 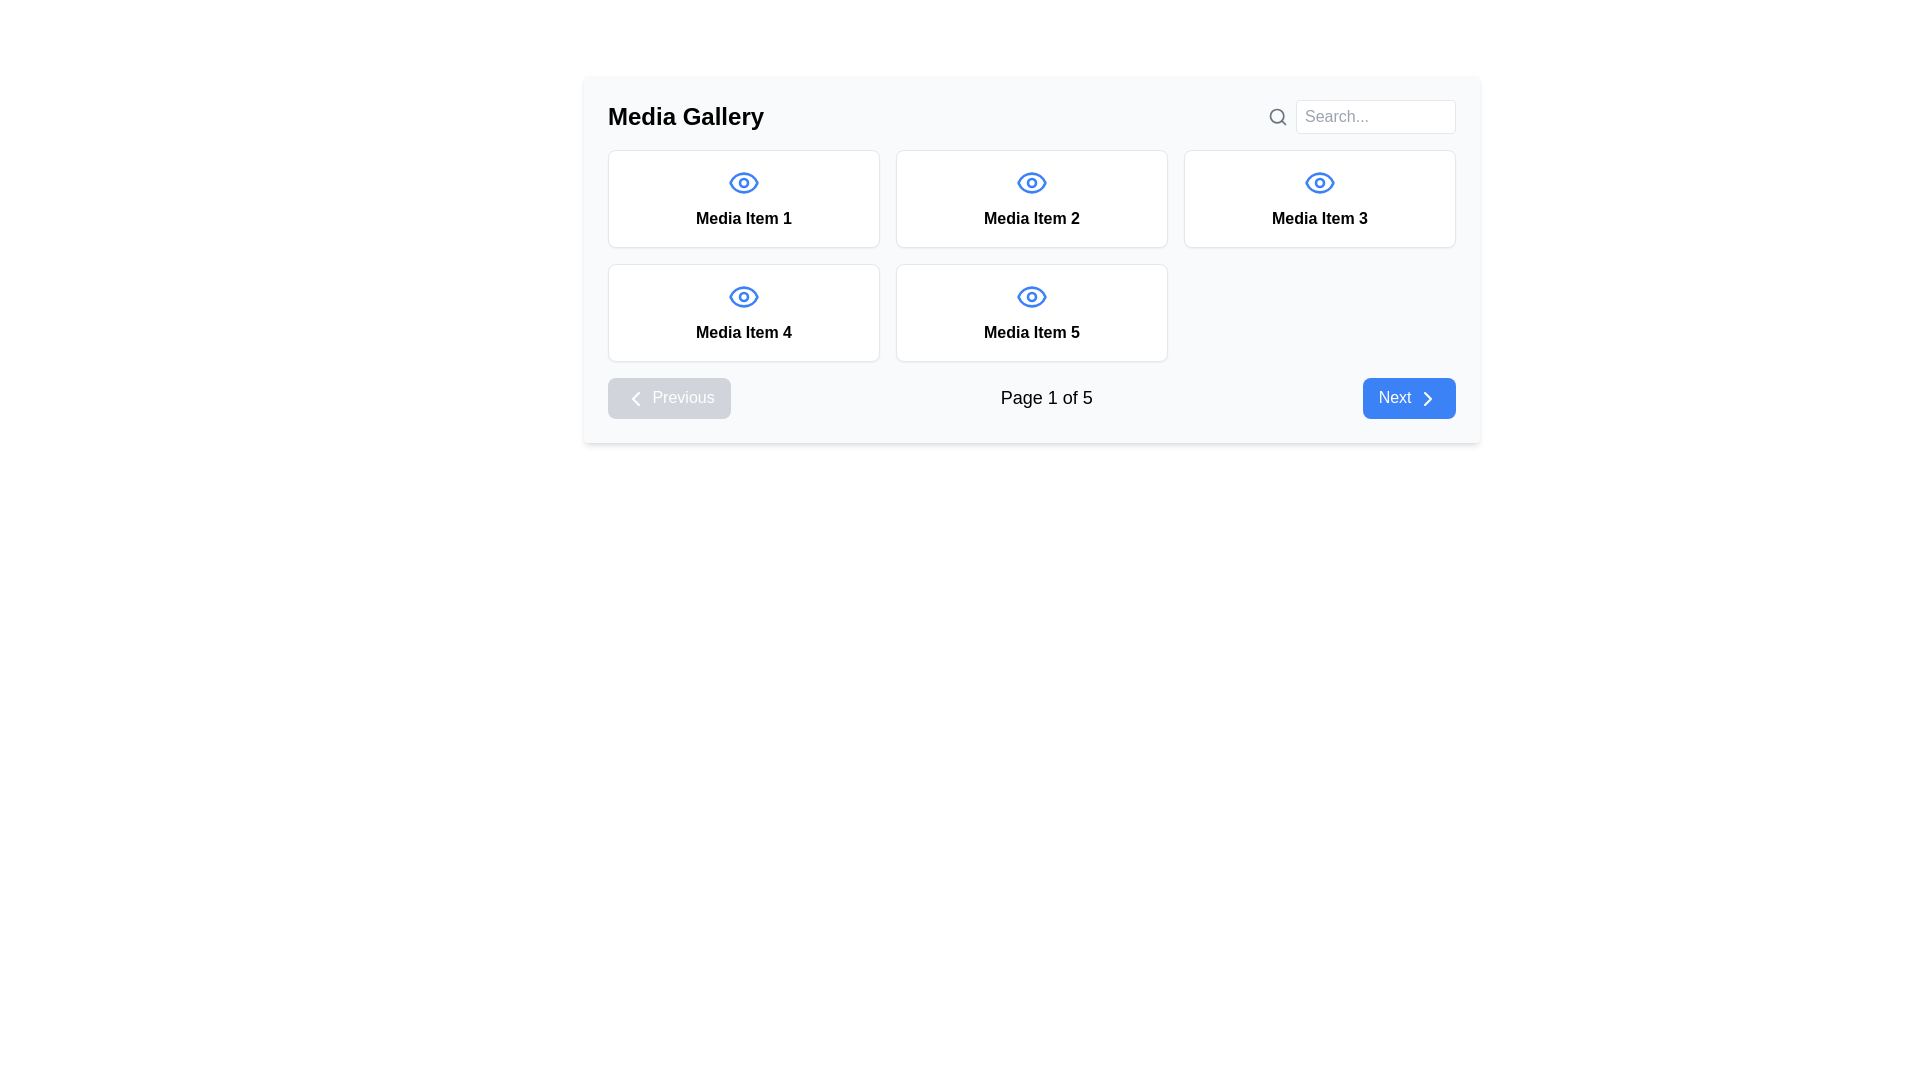 I want to click on the chevron icon indicating the action of moving forward in the 'Next' button for keyboard navigation, so click(x=1426, y=398).